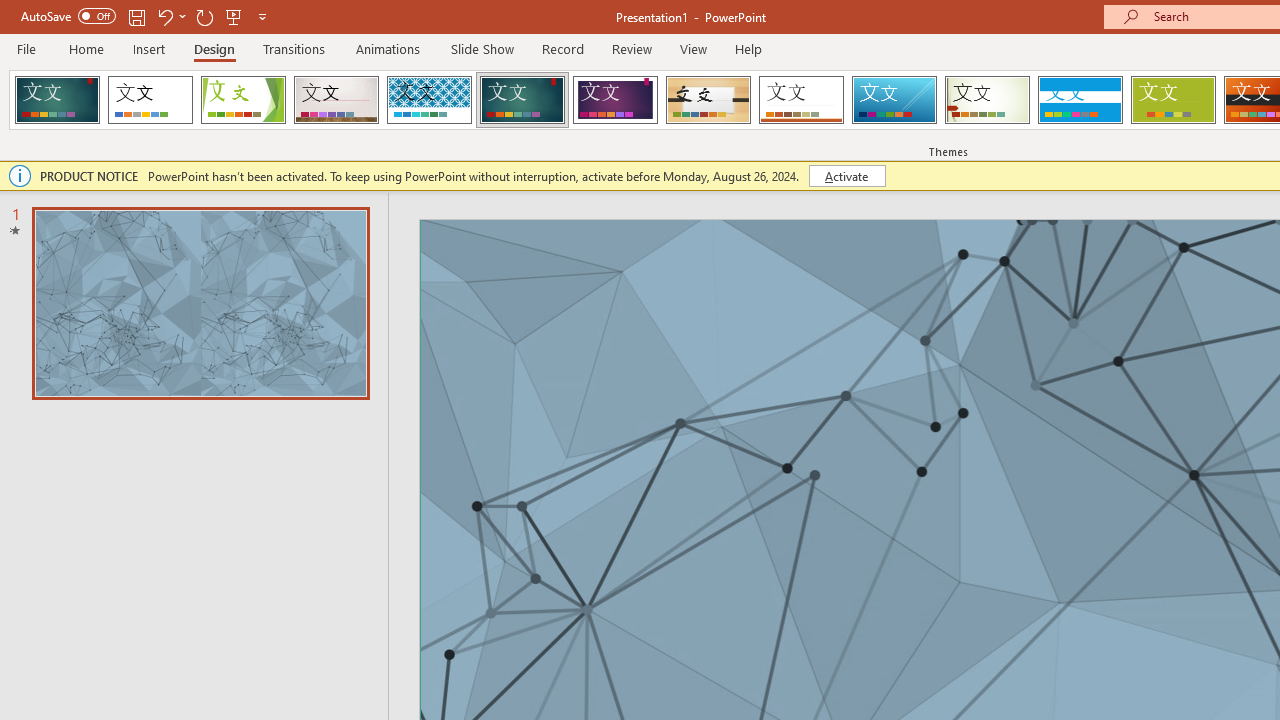  I want to click on 'Retrospect', so click(801, 100).